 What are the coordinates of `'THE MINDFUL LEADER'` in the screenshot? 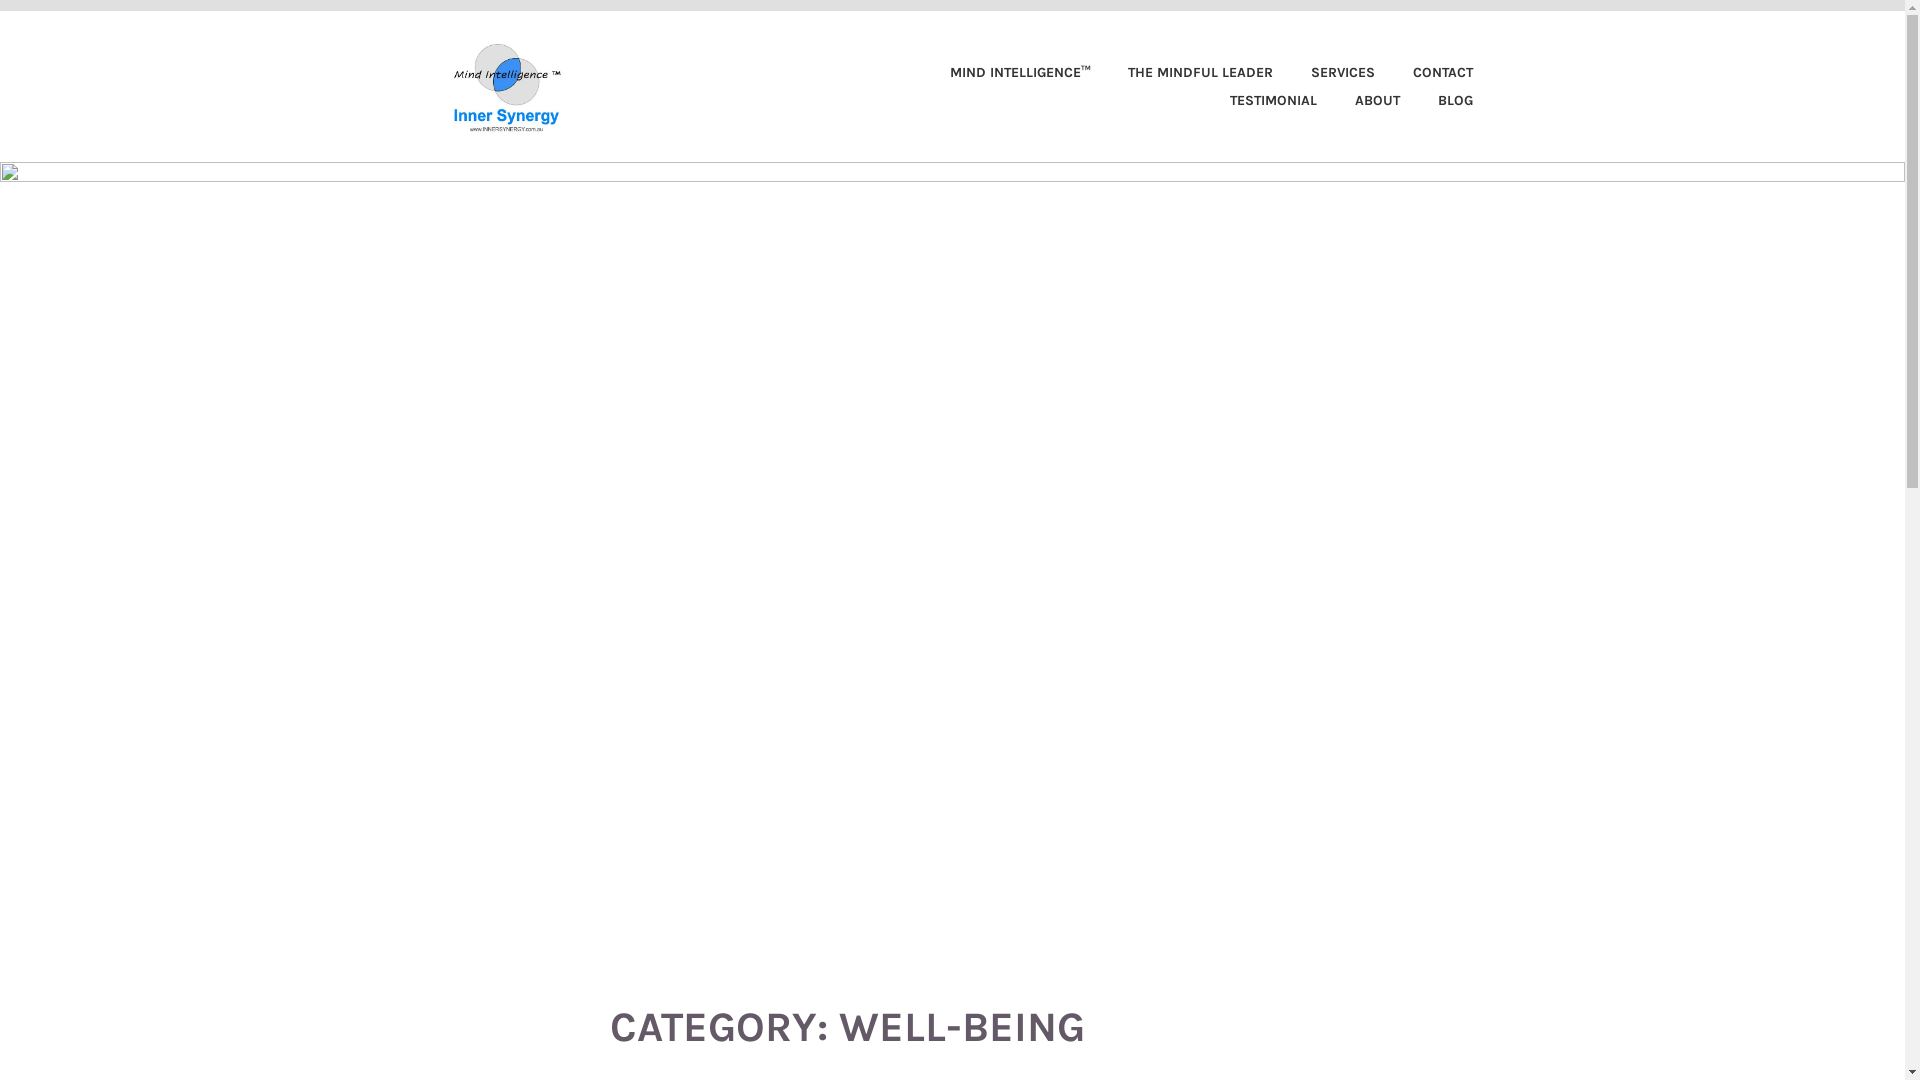 It's located at (1184, 72).